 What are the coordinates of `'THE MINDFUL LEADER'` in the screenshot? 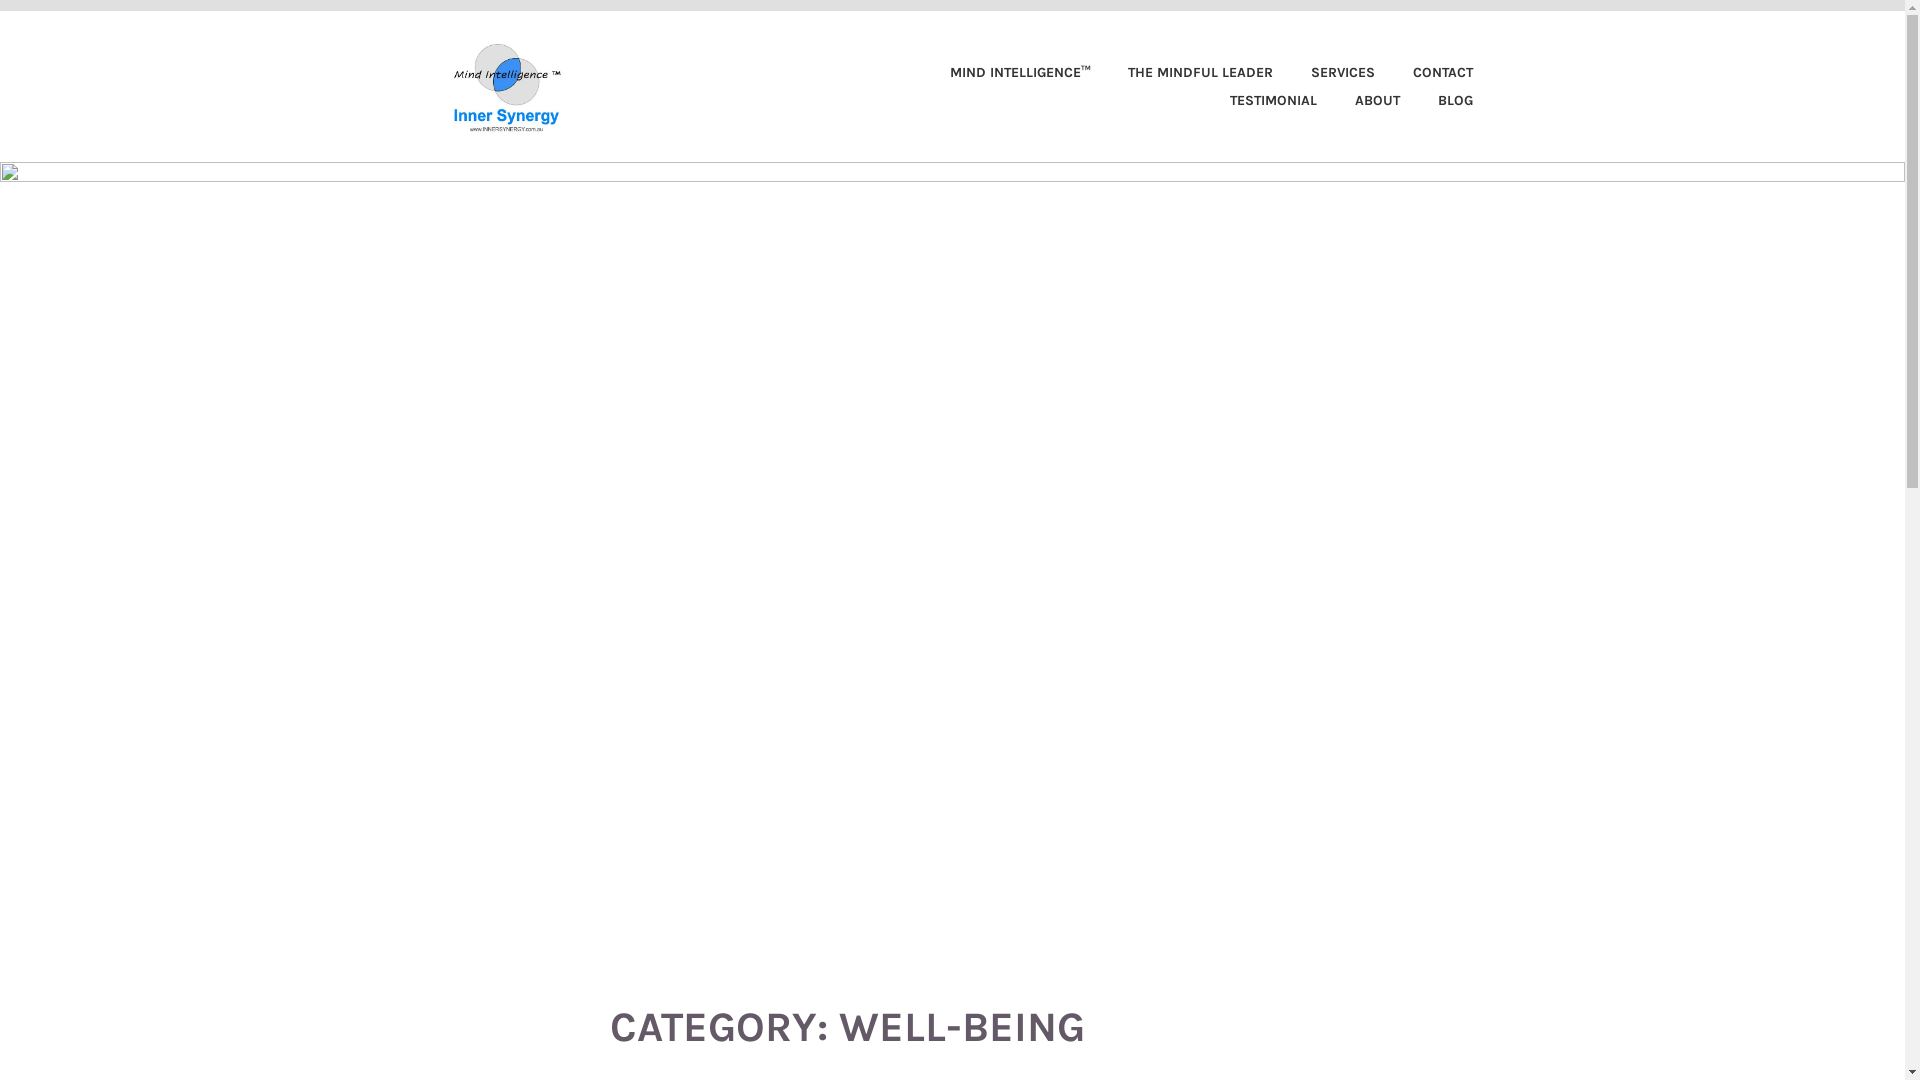 It's located at (1184, 72).